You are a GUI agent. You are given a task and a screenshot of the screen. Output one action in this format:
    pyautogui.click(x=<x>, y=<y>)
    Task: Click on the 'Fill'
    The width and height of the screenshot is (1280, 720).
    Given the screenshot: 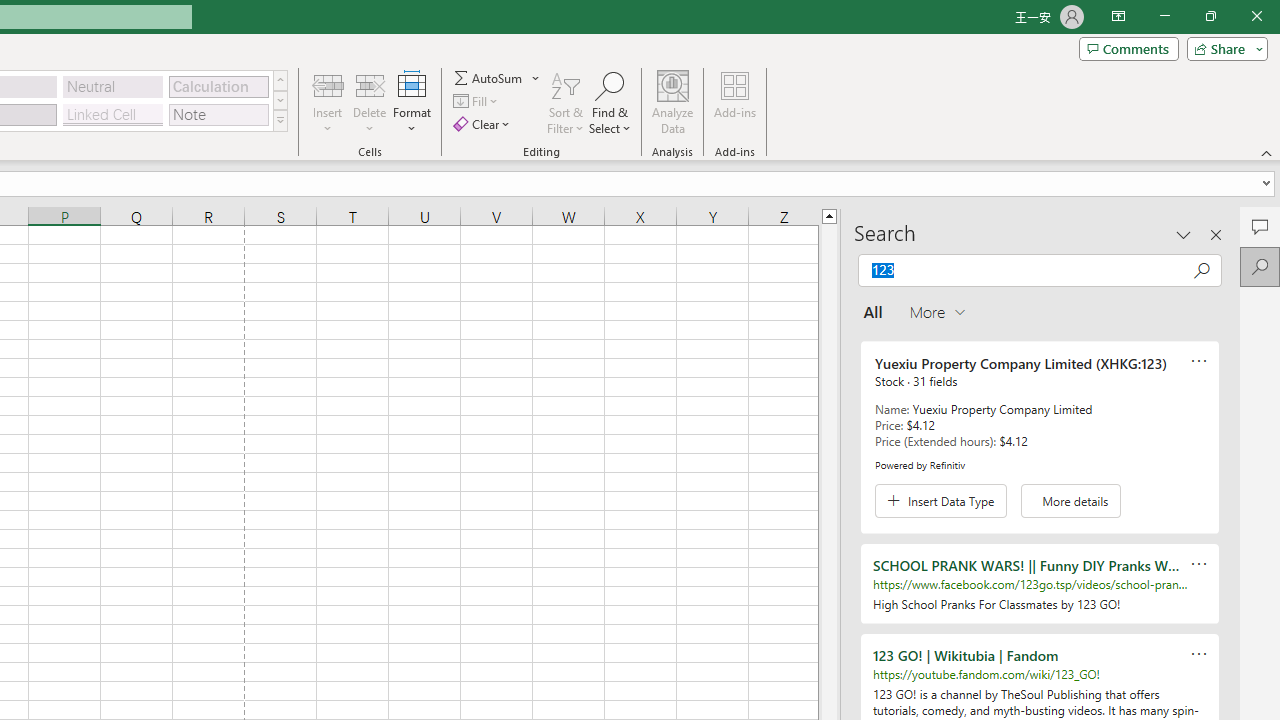 What is the action you would take?
    pyautogui.click(x=477, y=101)
    